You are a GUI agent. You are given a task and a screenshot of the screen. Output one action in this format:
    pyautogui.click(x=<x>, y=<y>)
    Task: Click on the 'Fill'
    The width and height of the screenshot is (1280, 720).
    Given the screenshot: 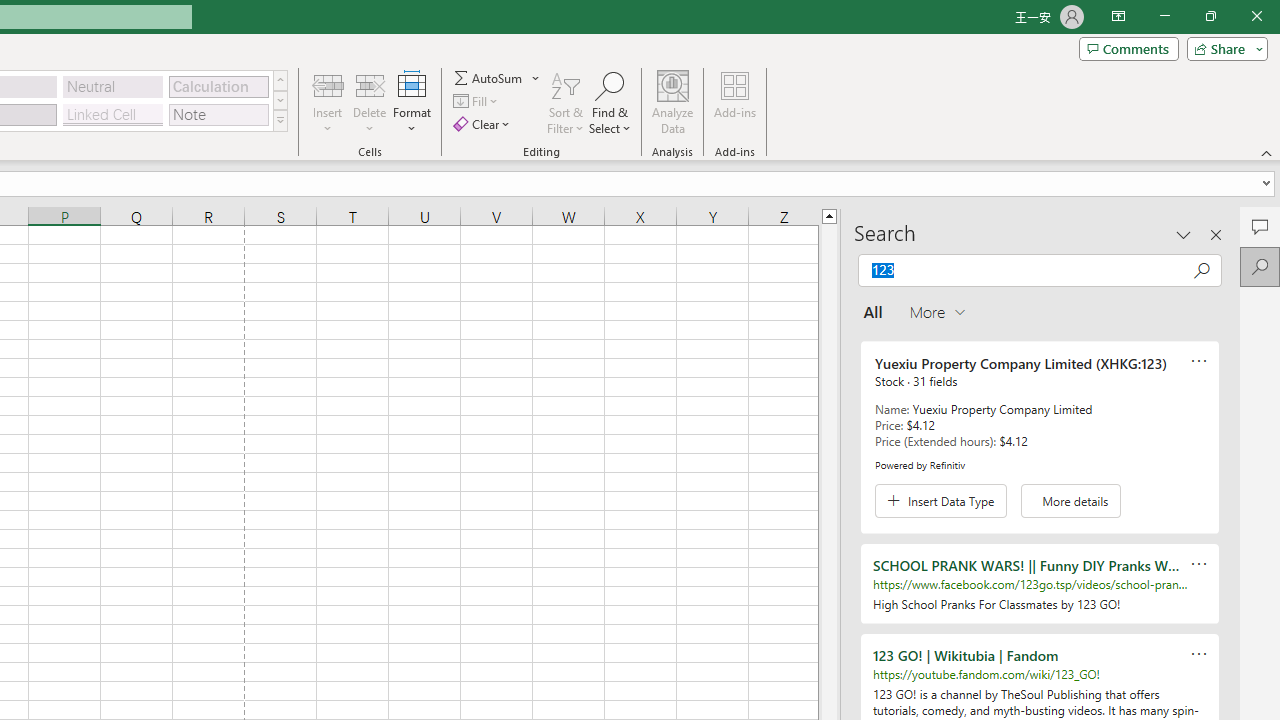 What is the action you would take?
    pyautogui.click(x=477, y=101)
    